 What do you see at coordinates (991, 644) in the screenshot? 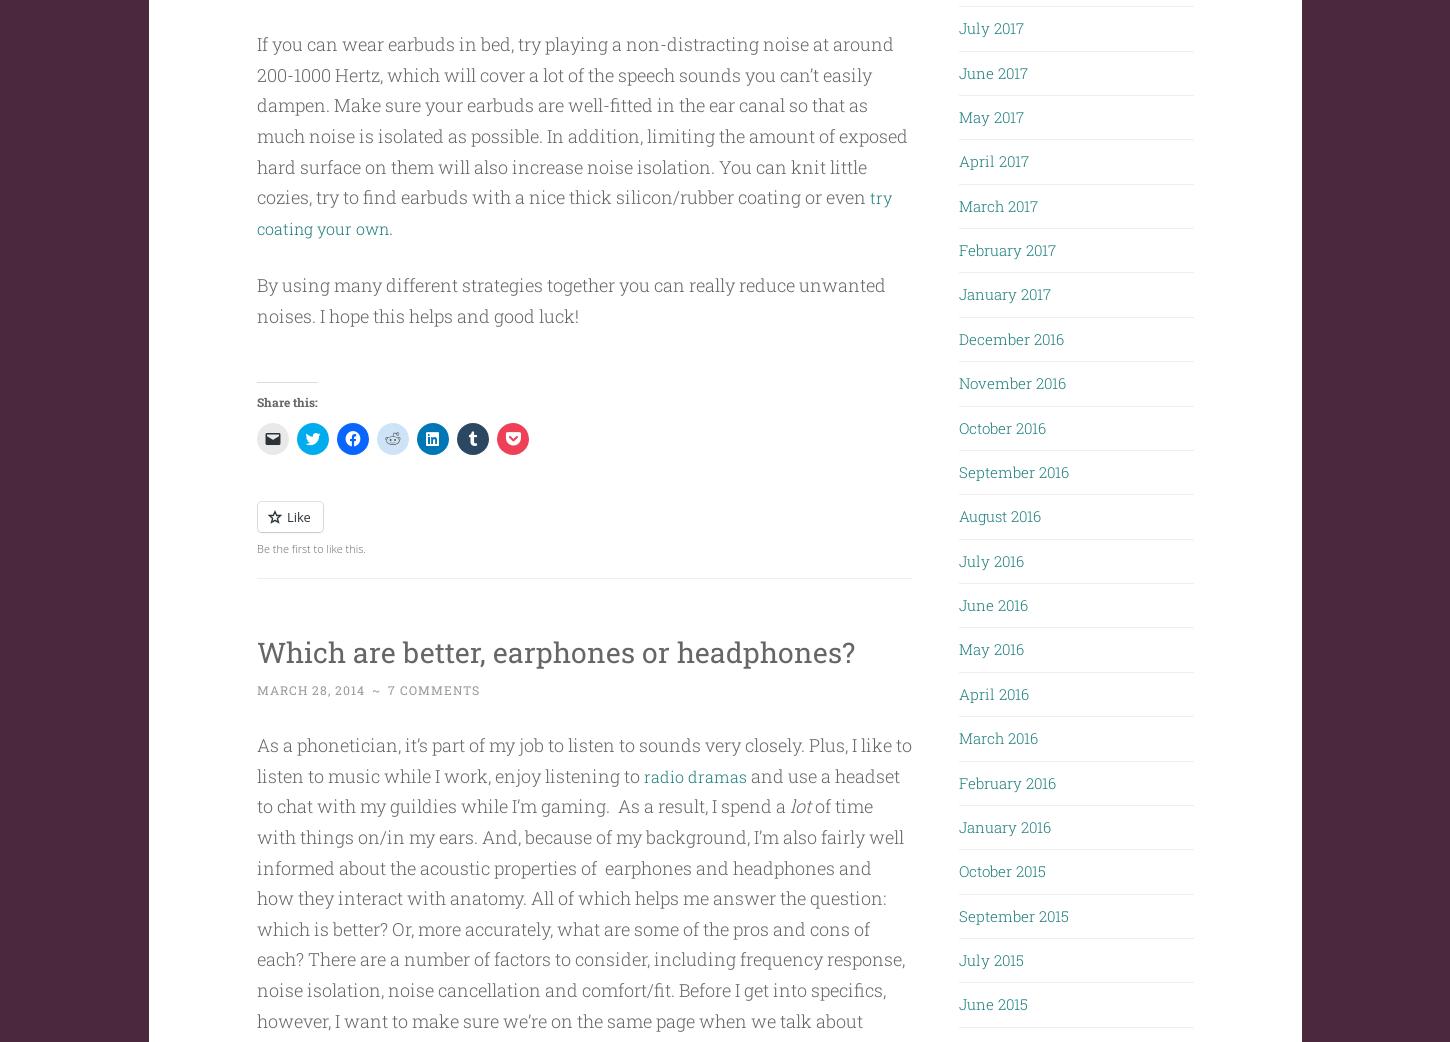
I see `'May 2016'` at bounding box center [991, 644].